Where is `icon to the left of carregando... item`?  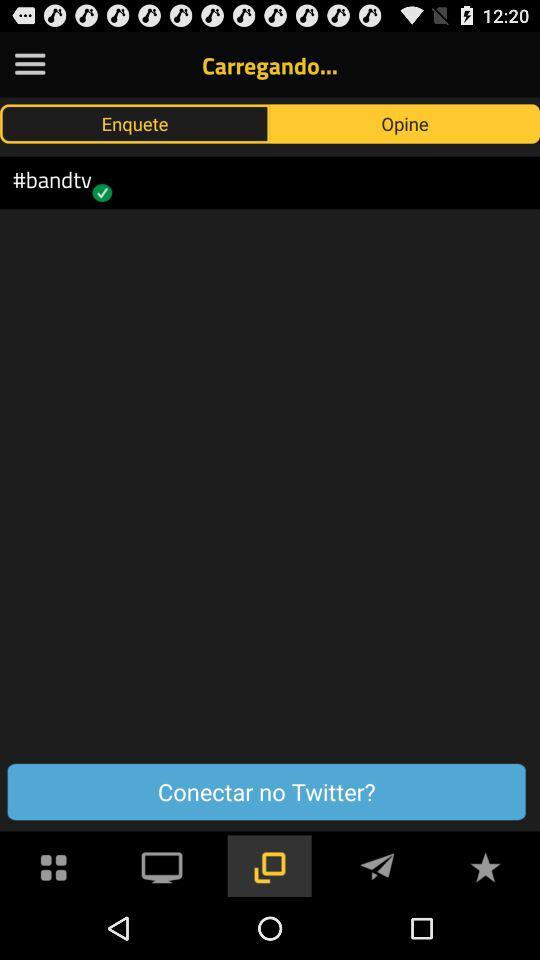
icon to the left of carregando... item is located at coordinates (29, 64).